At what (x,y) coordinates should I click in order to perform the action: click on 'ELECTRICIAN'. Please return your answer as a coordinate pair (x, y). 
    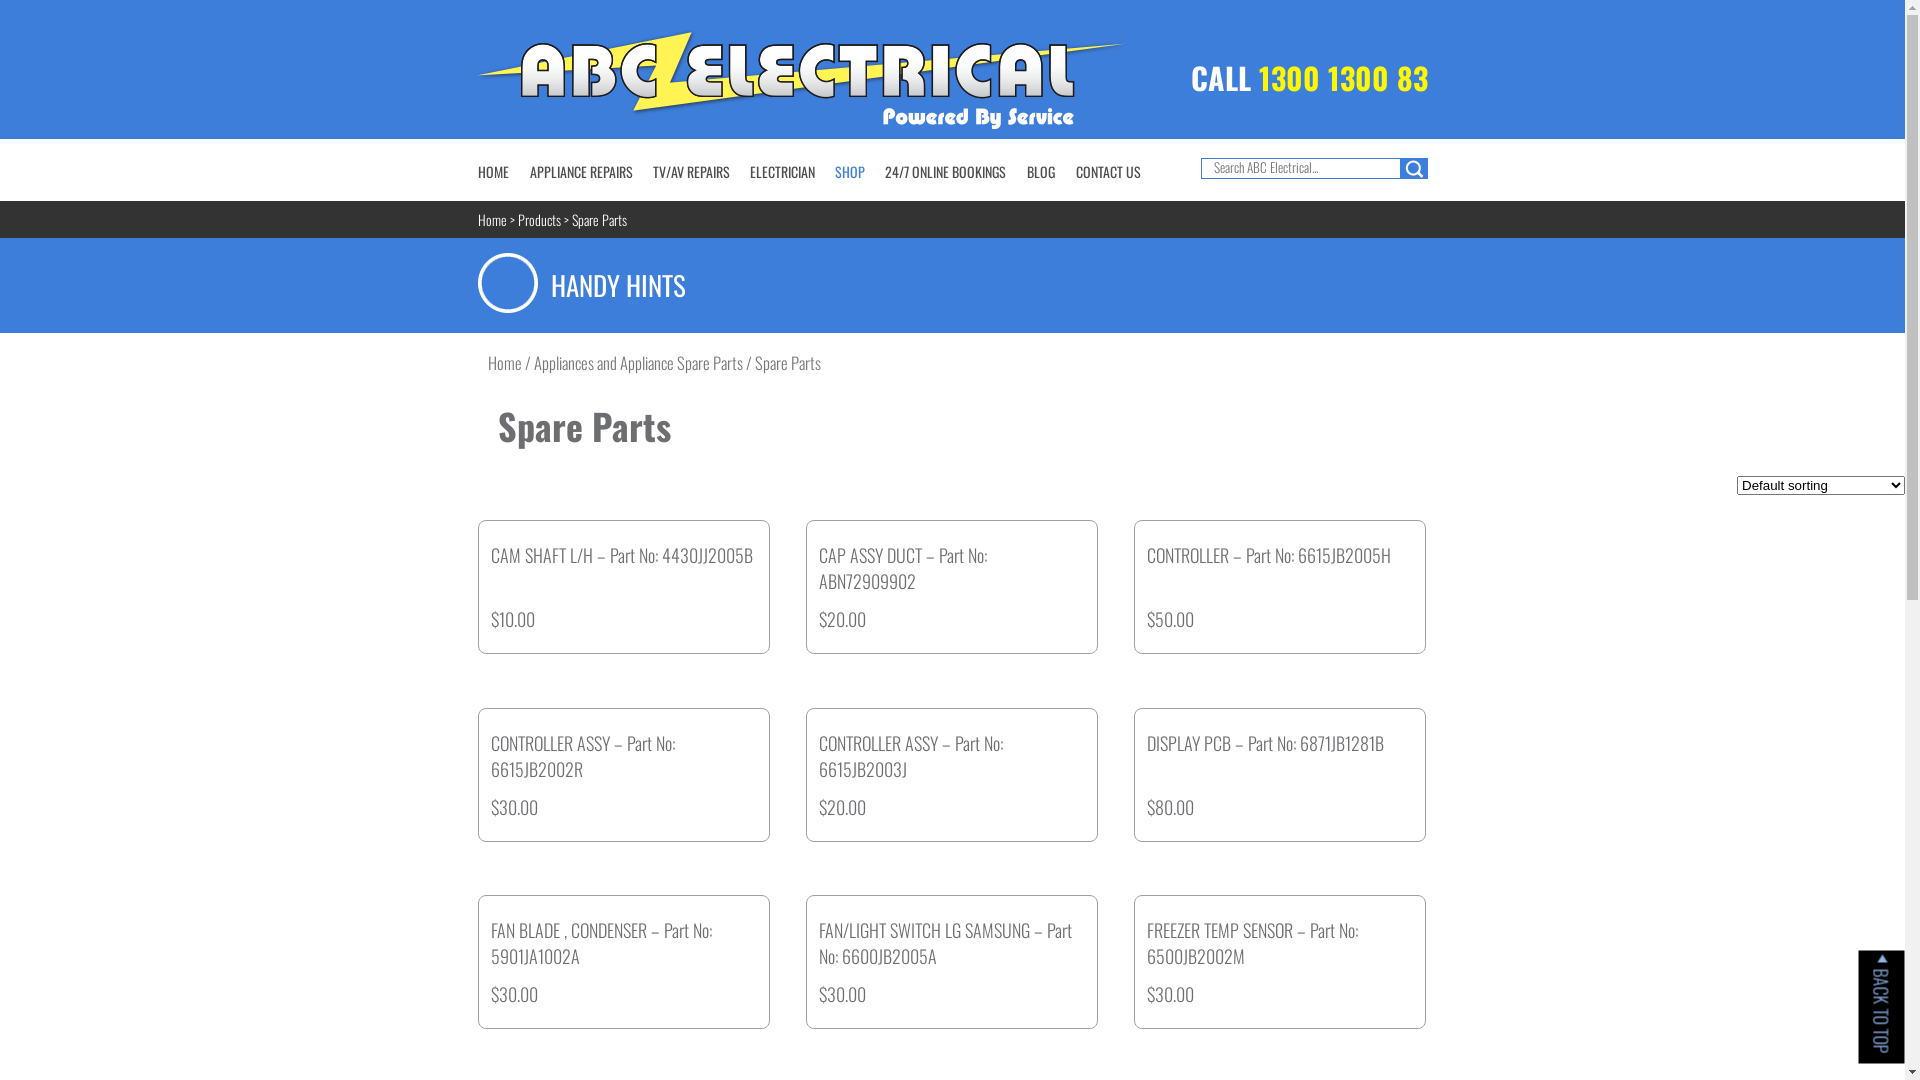
    Looking at the image, I should click on (781, 170).